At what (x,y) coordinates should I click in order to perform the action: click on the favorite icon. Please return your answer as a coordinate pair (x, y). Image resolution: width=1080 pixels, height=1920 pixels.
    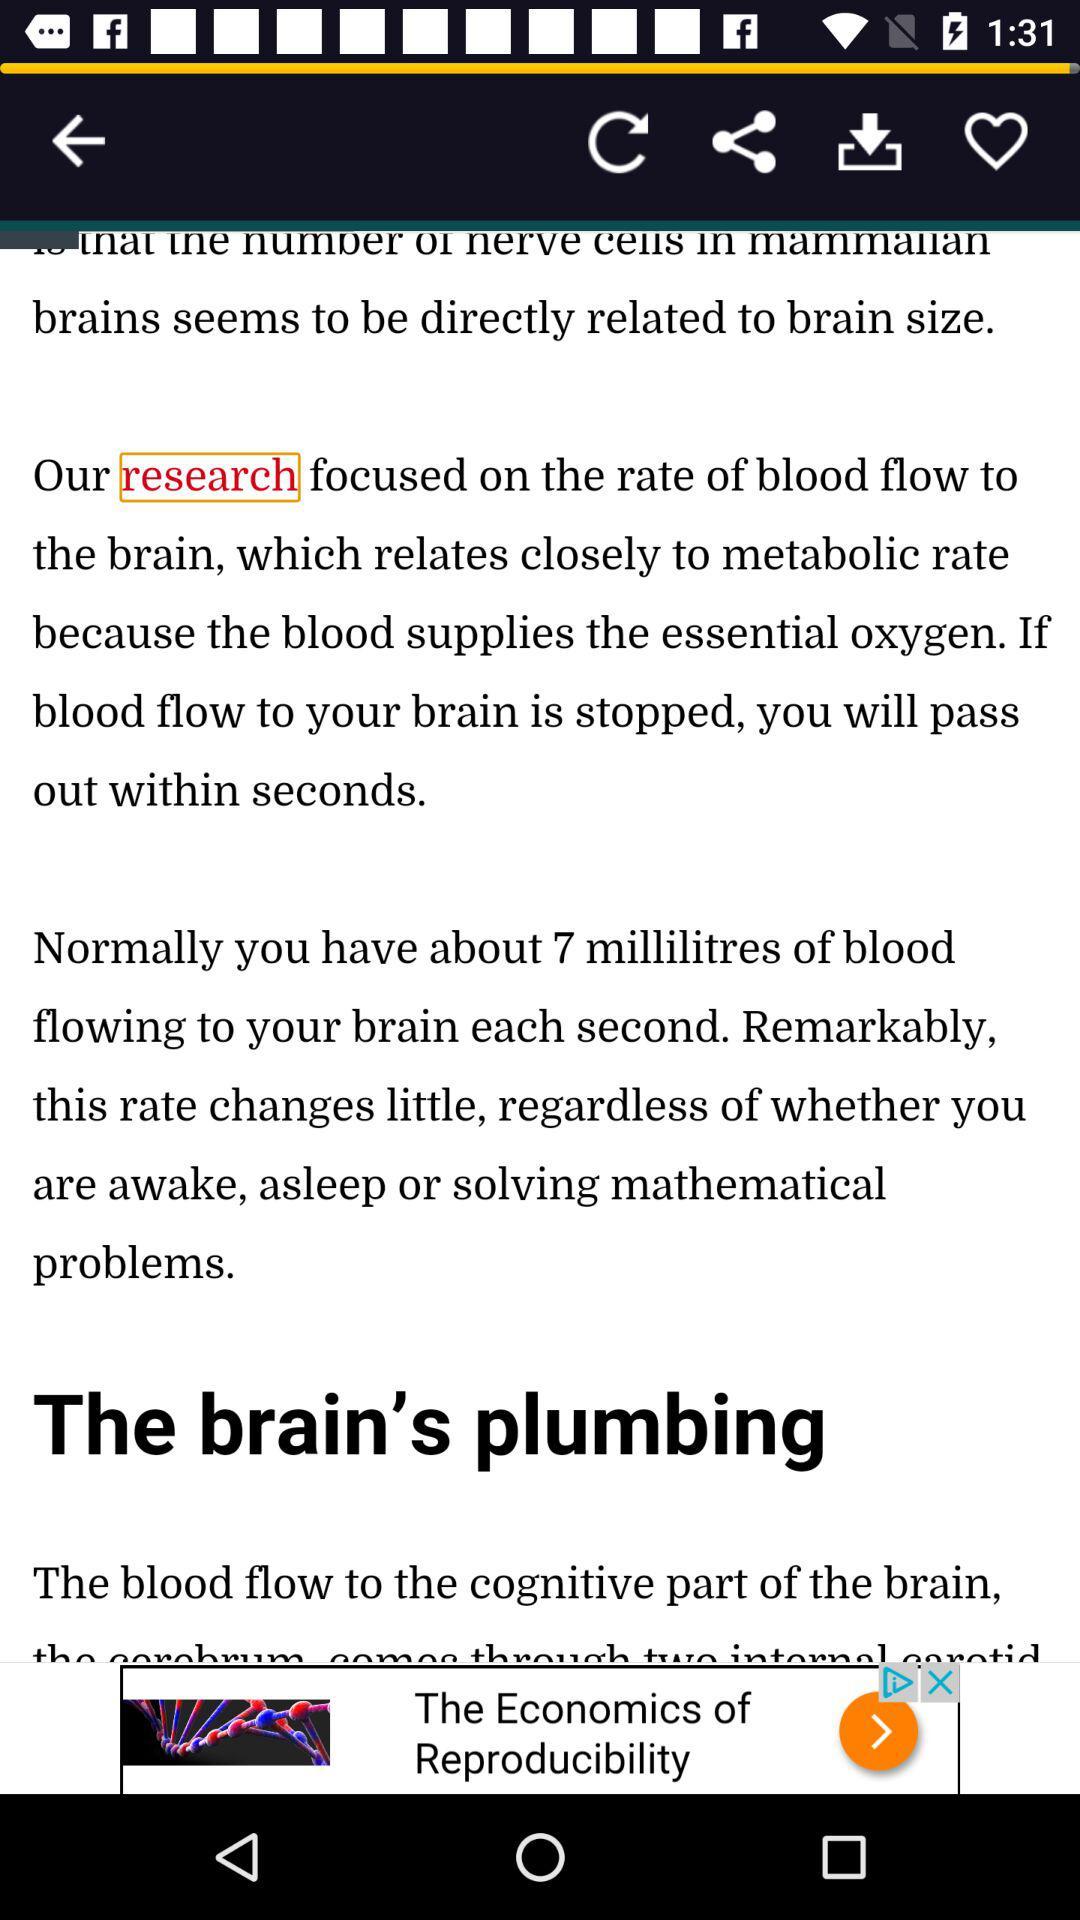
    Looking at the image, I should click on (995, 140).